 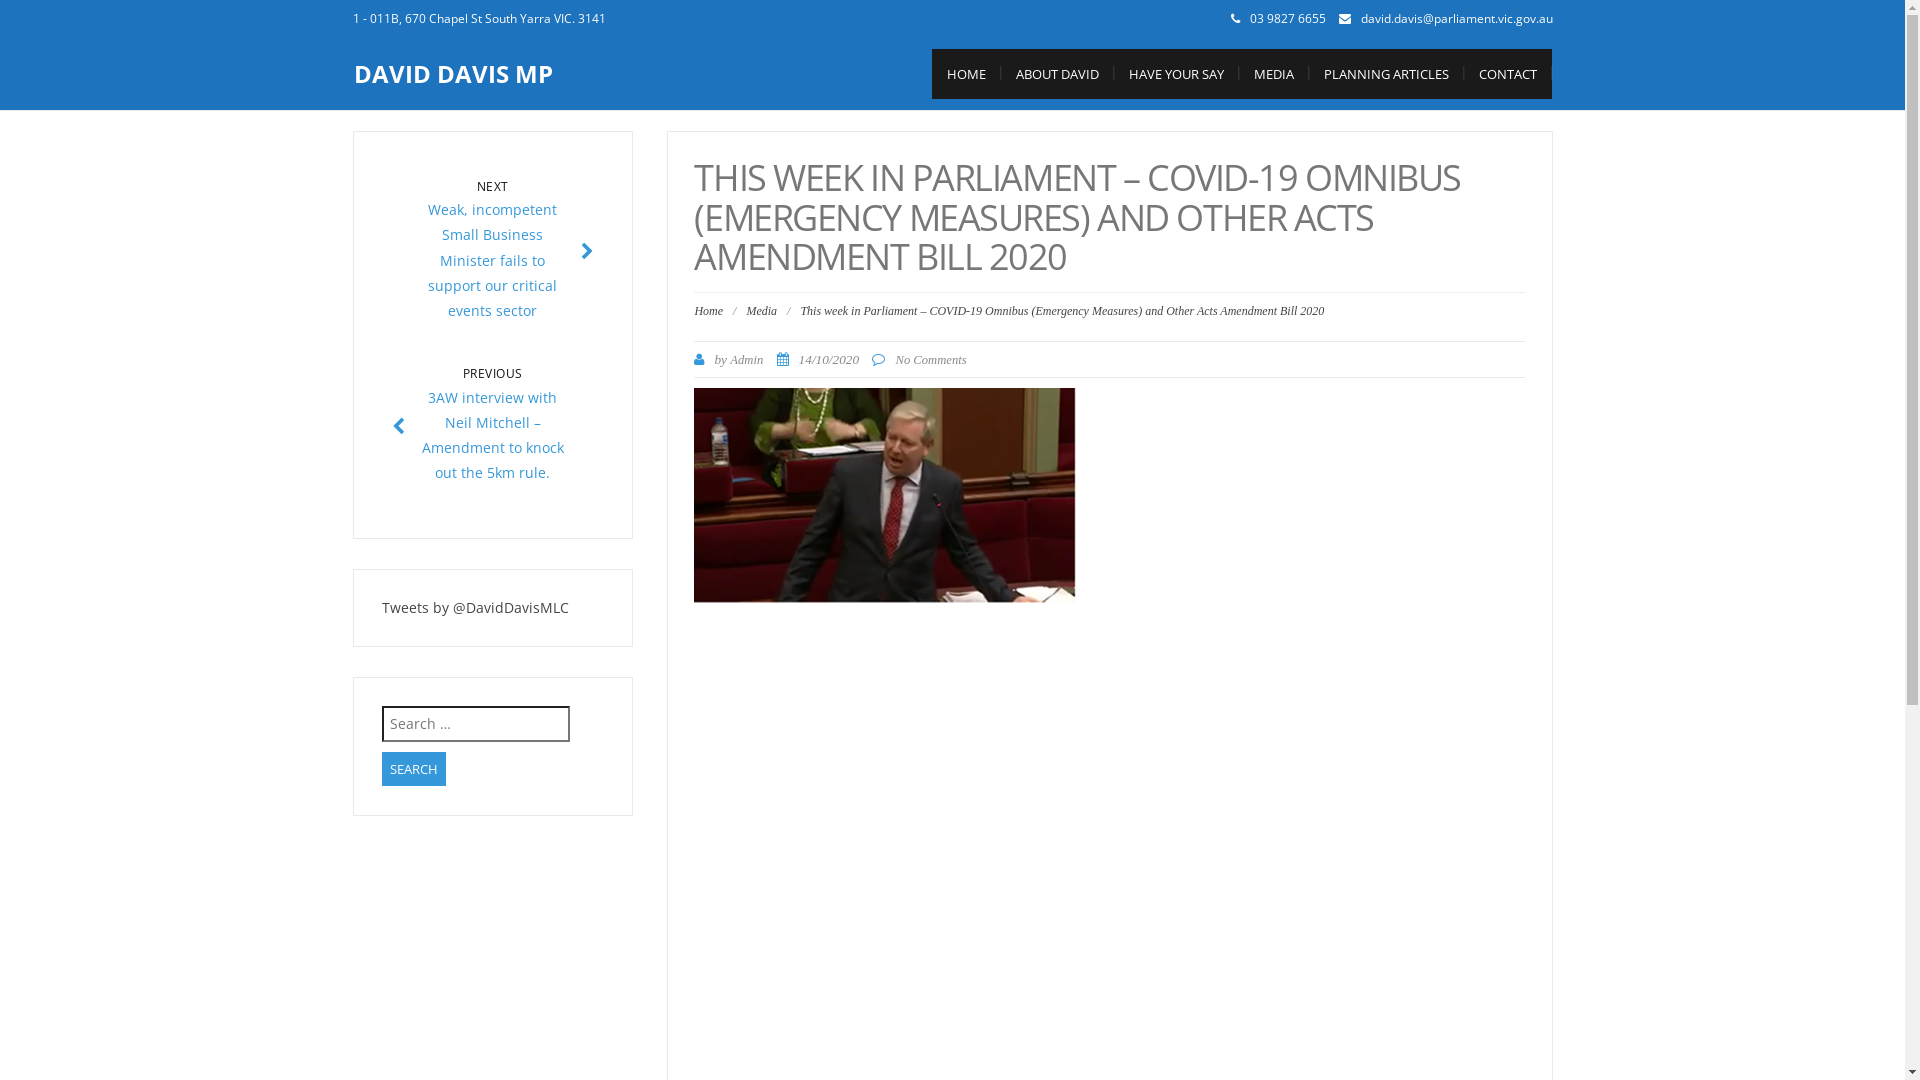 I want to click on 'david.davis@parliament.vic.gov.au', so click(x=1455, y=18).